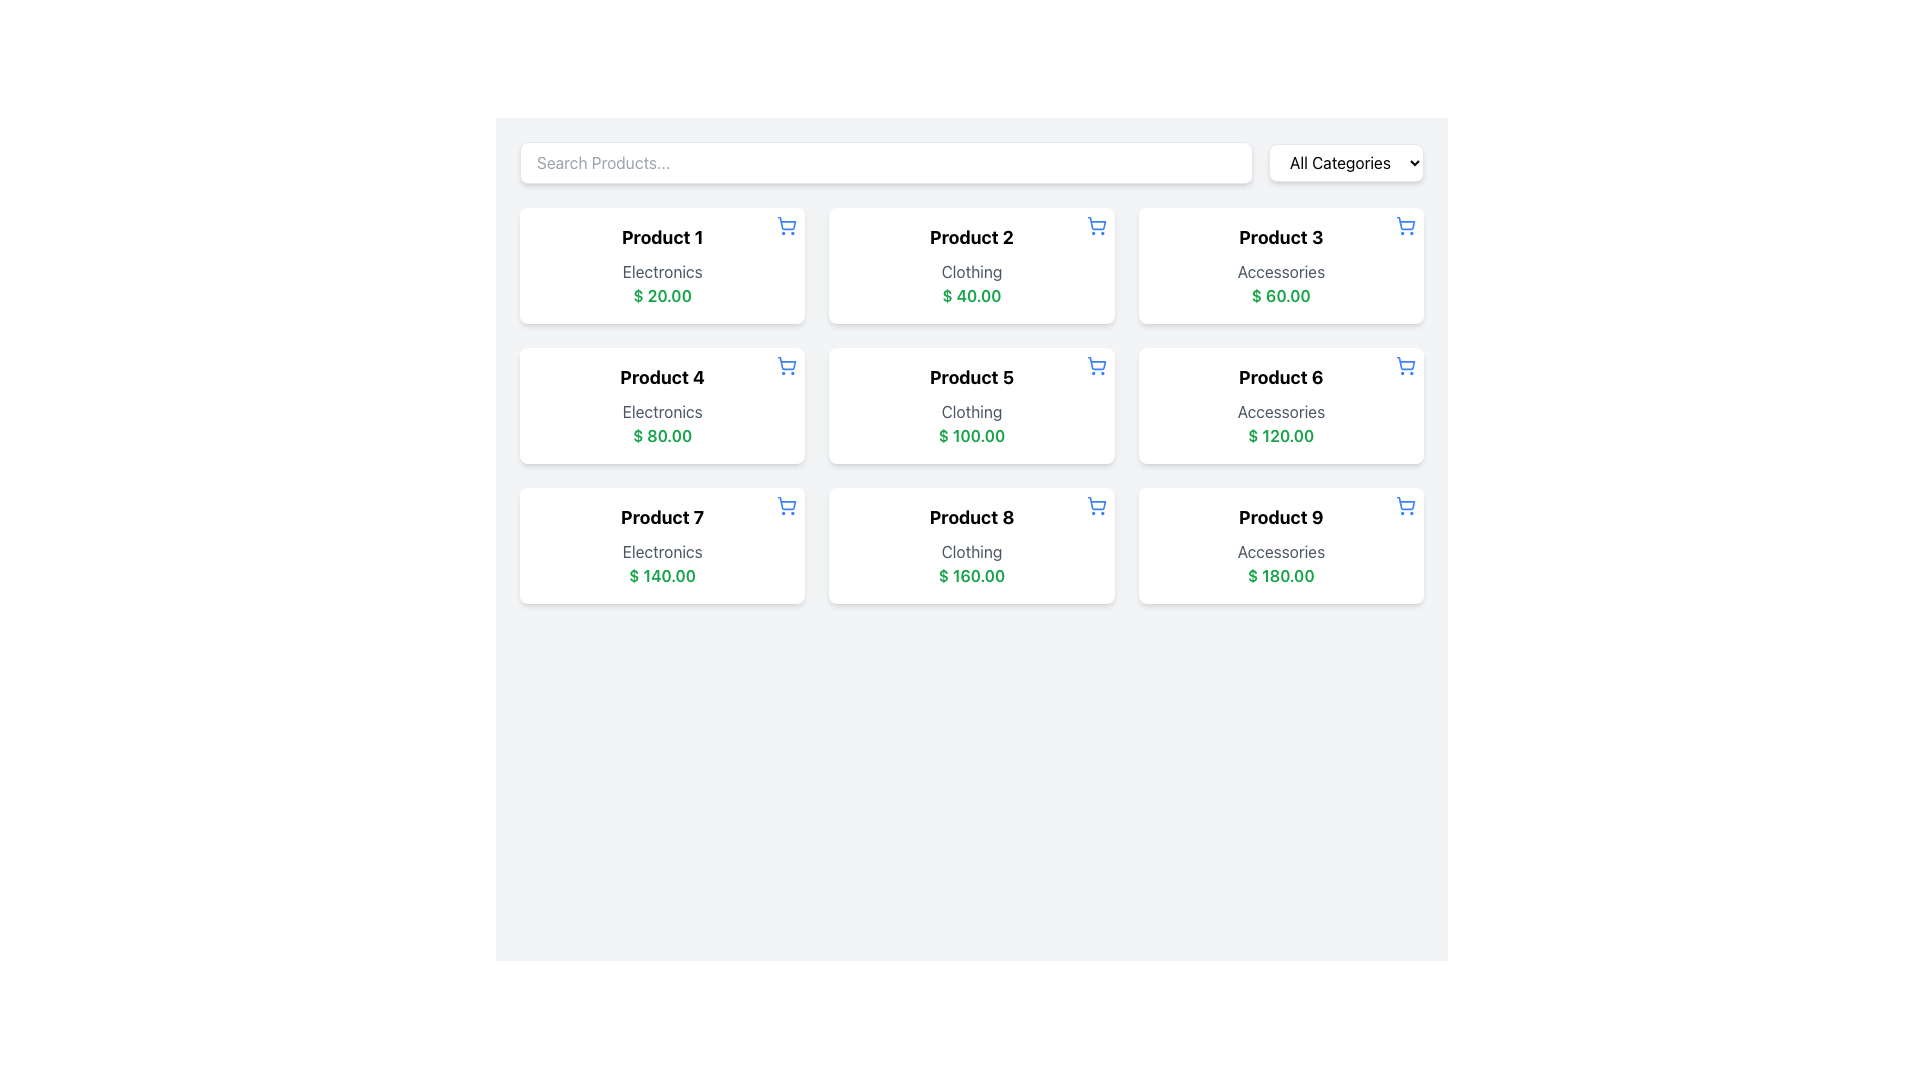 The image size is (1920, 1080). I want to click on the text label that serves as the title for 'Product 6', located in the top section of its card, positioned above the labels 'Accessories' and '$ 120.00', so click(1281, 378).